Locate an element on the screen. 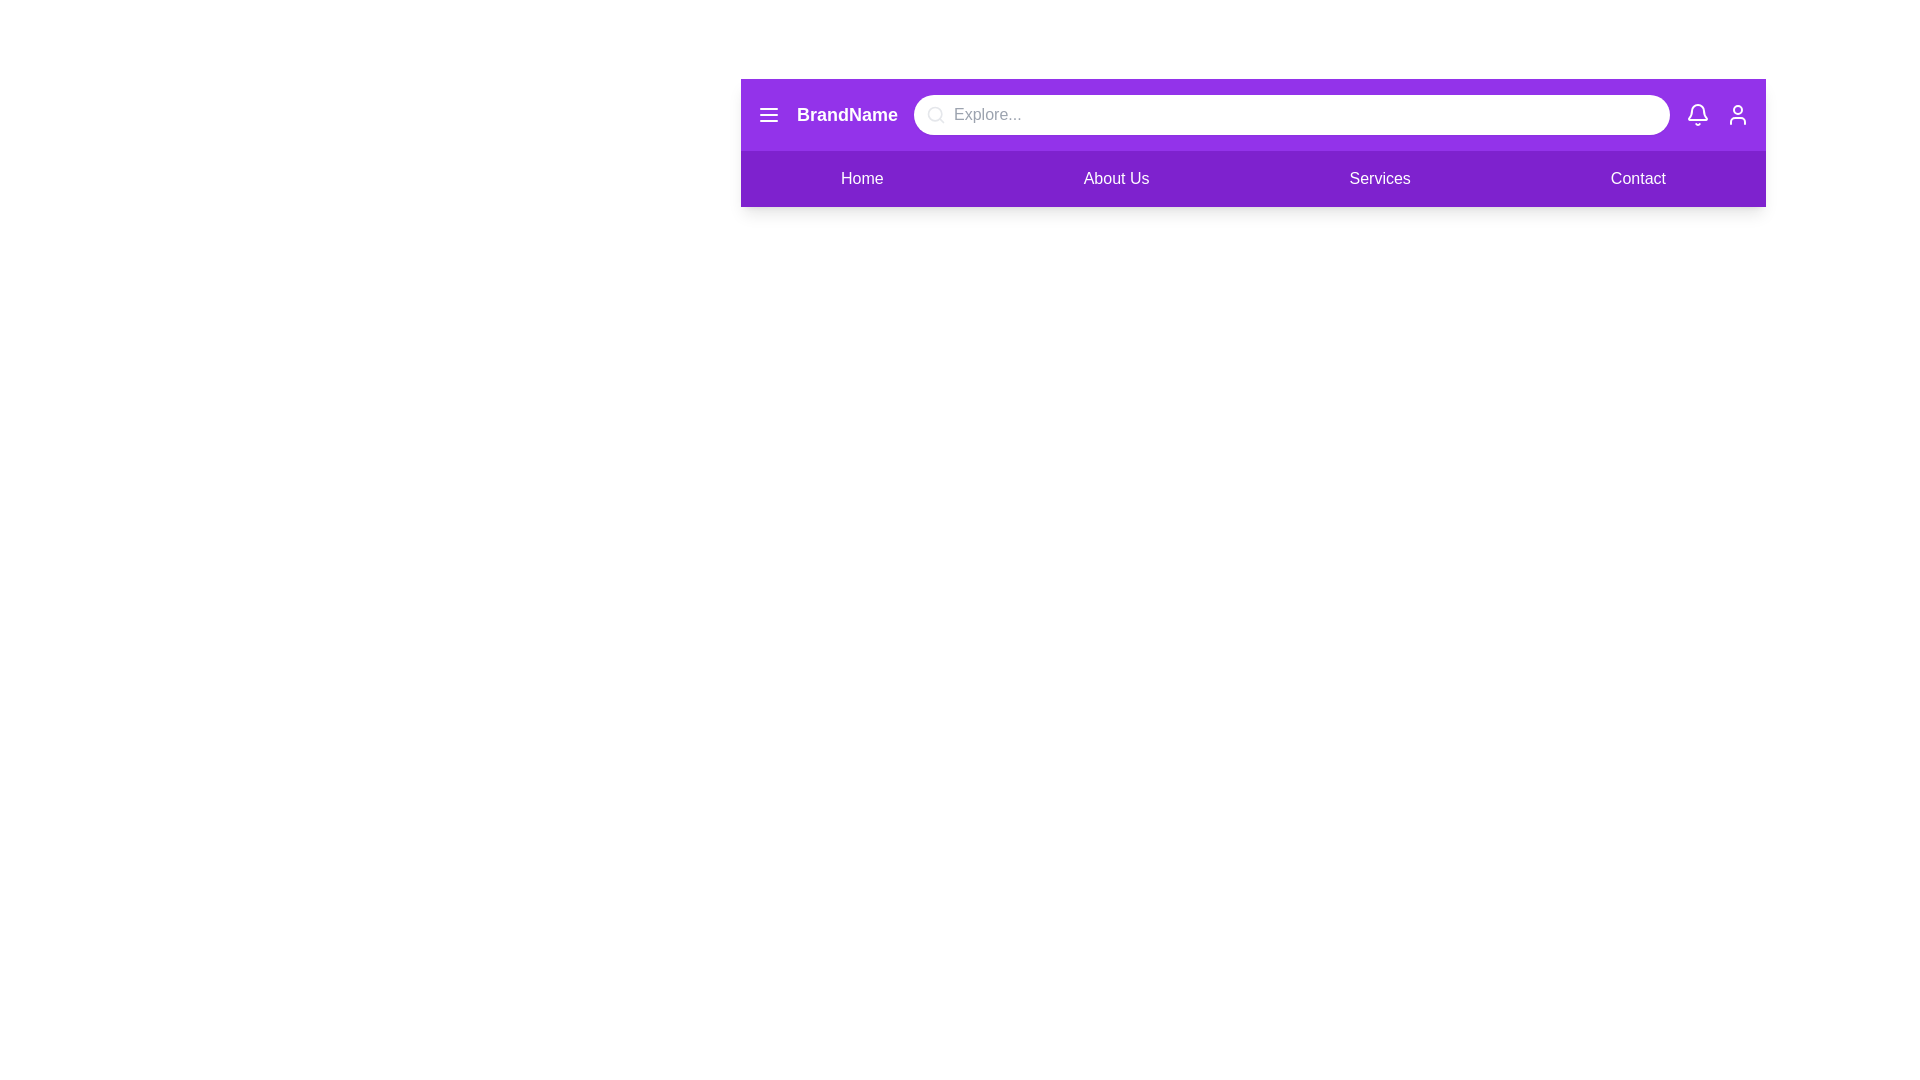  the Home link in the navigation menu is located at coordinates (862, 177).